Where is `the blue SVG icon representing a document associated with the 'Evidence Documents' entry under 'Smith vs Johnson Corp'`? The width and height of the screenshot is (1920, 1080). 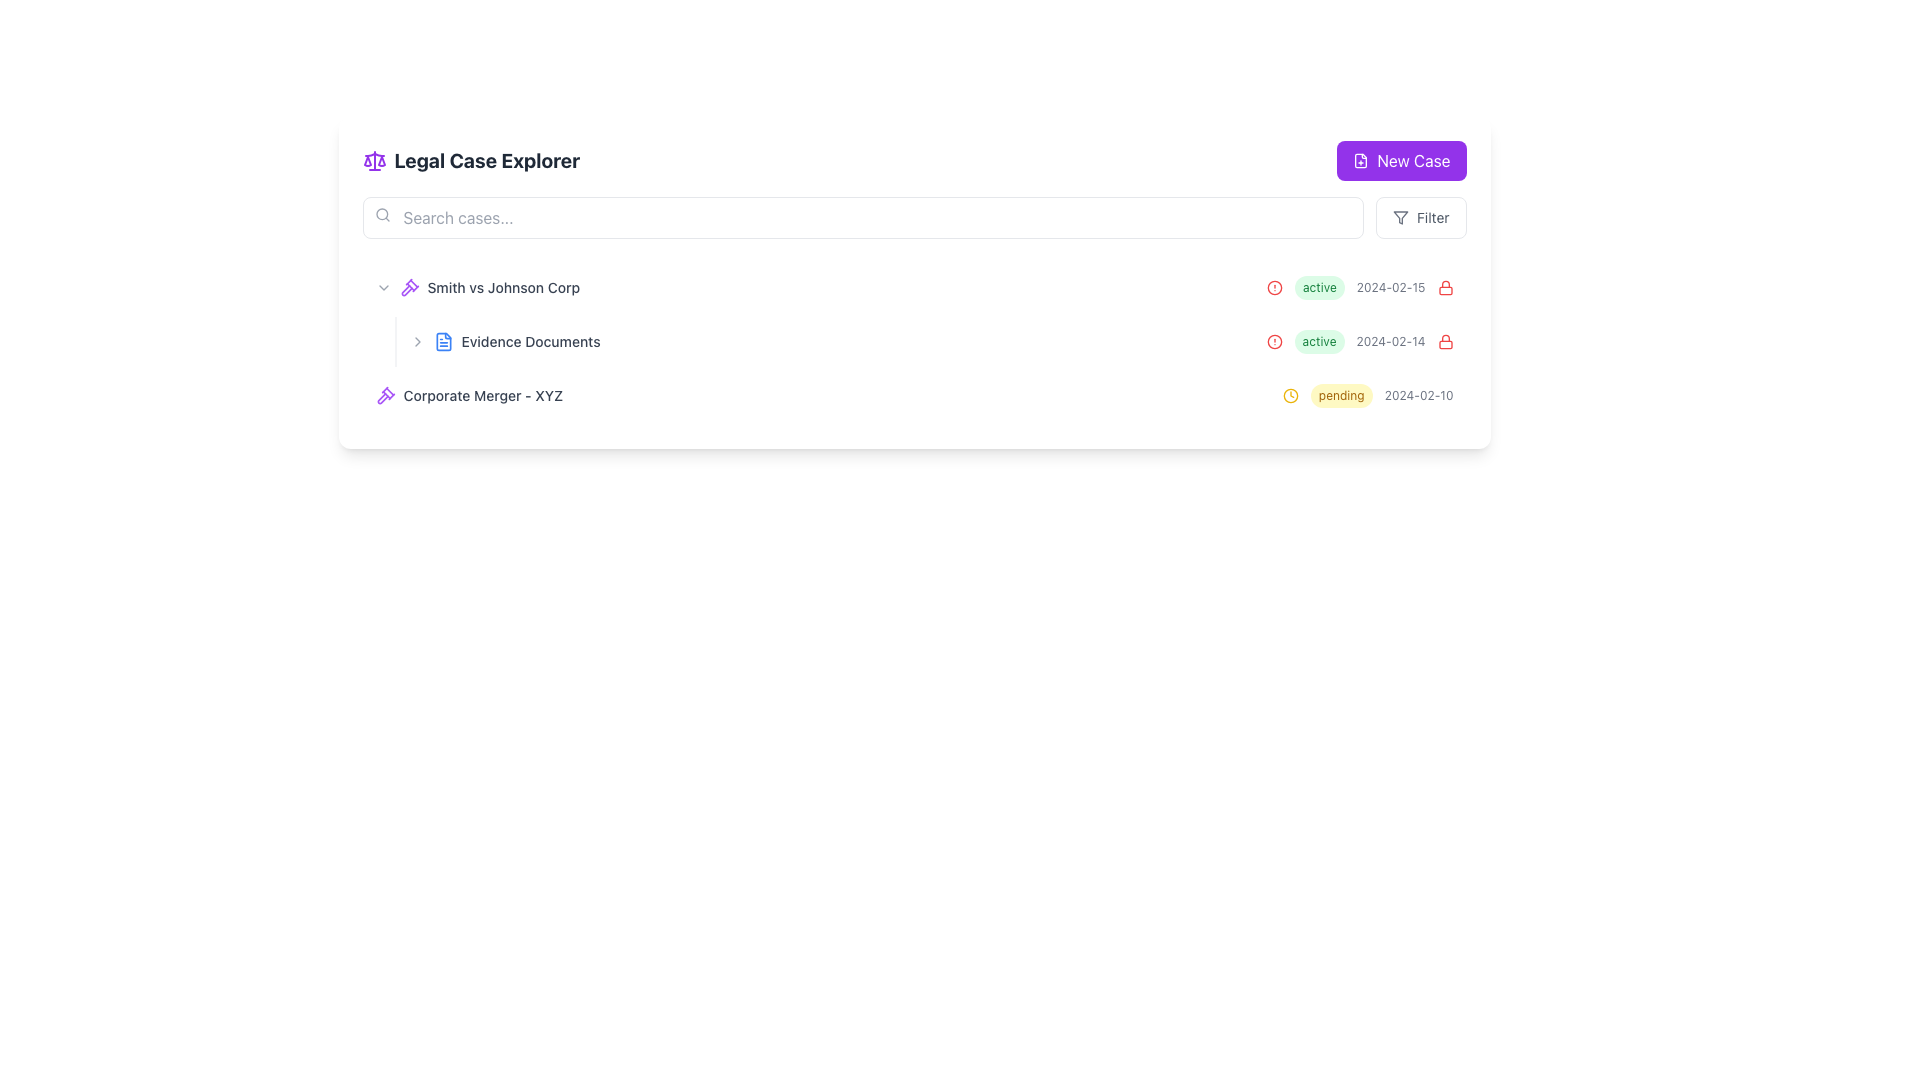
the blue SVG icon representing a document associated with the 'Evidence Documents' entry under 'Smith vs Johnson Corp' is located at coordinates (442, 341).